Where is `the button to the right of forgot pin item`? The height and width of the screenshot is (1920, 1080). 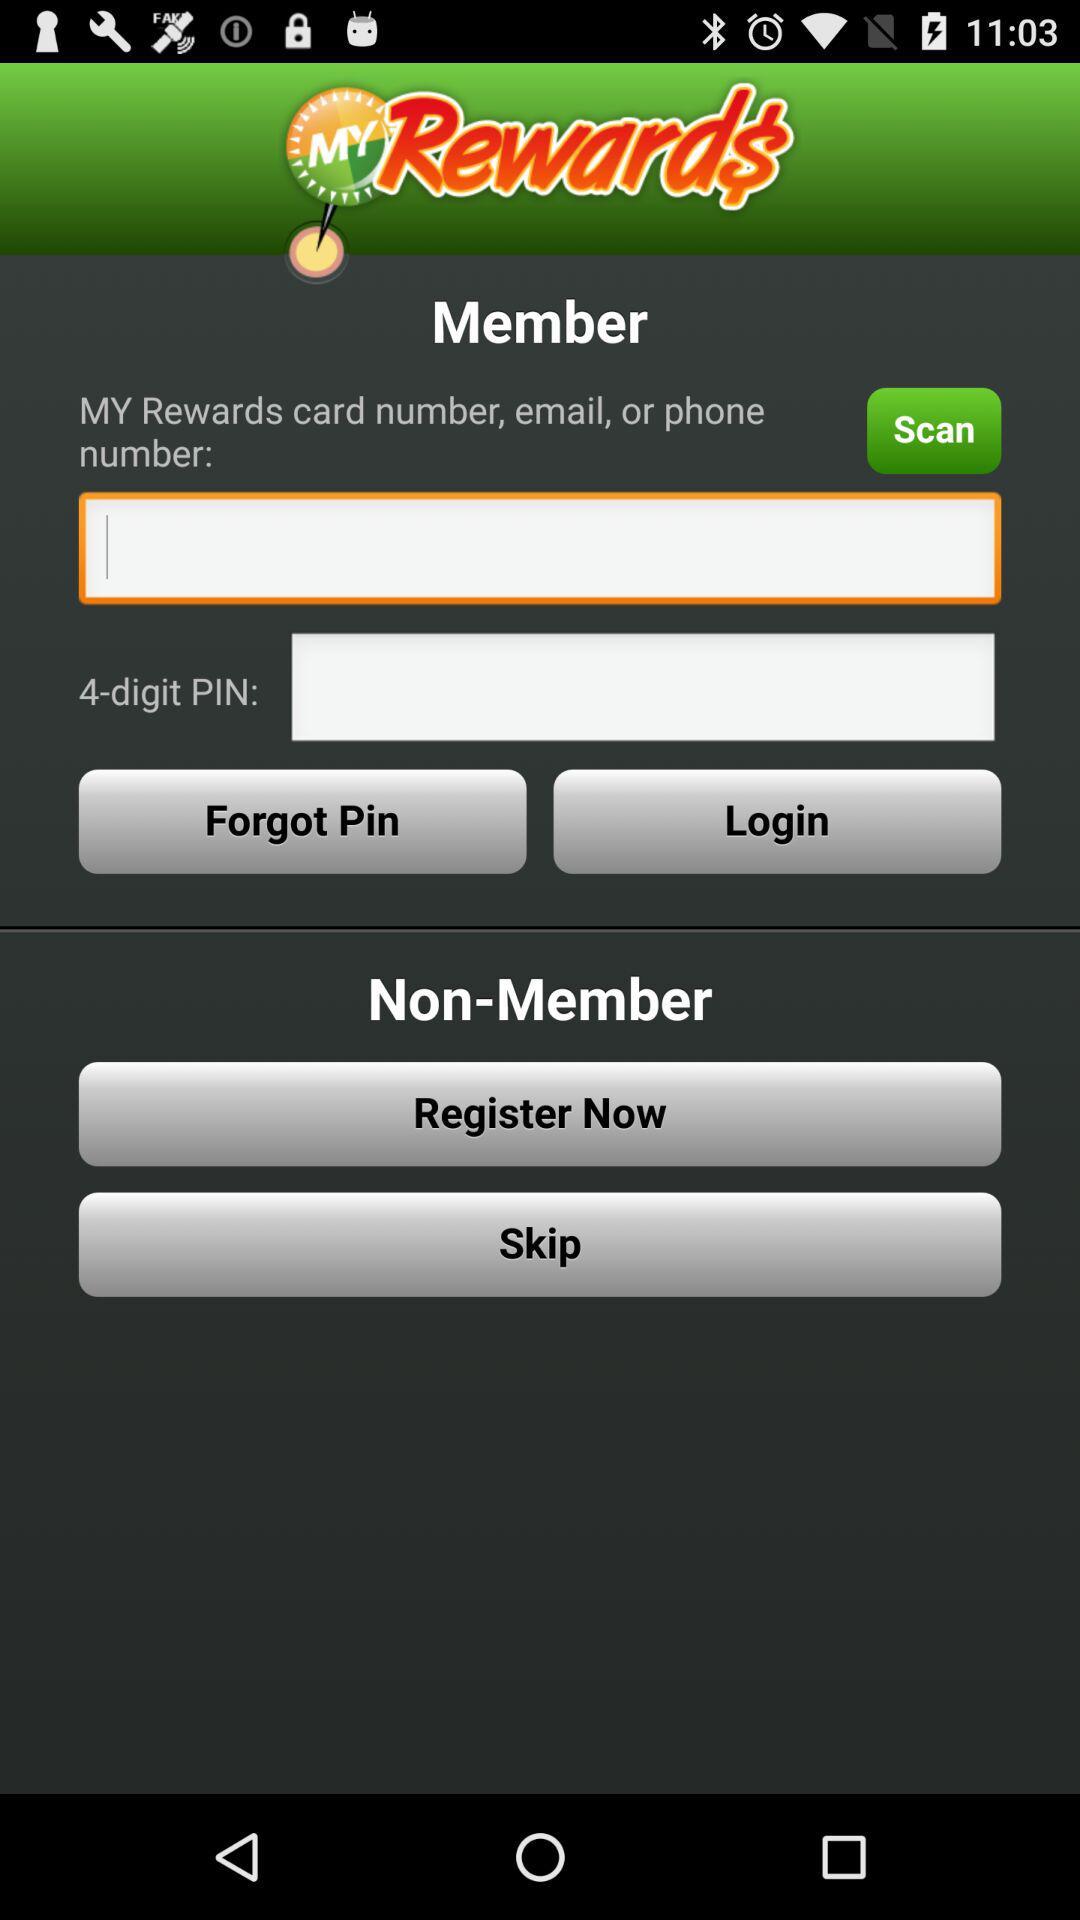 the button to the right of forgot pin item is located at coordinates (776, 821).